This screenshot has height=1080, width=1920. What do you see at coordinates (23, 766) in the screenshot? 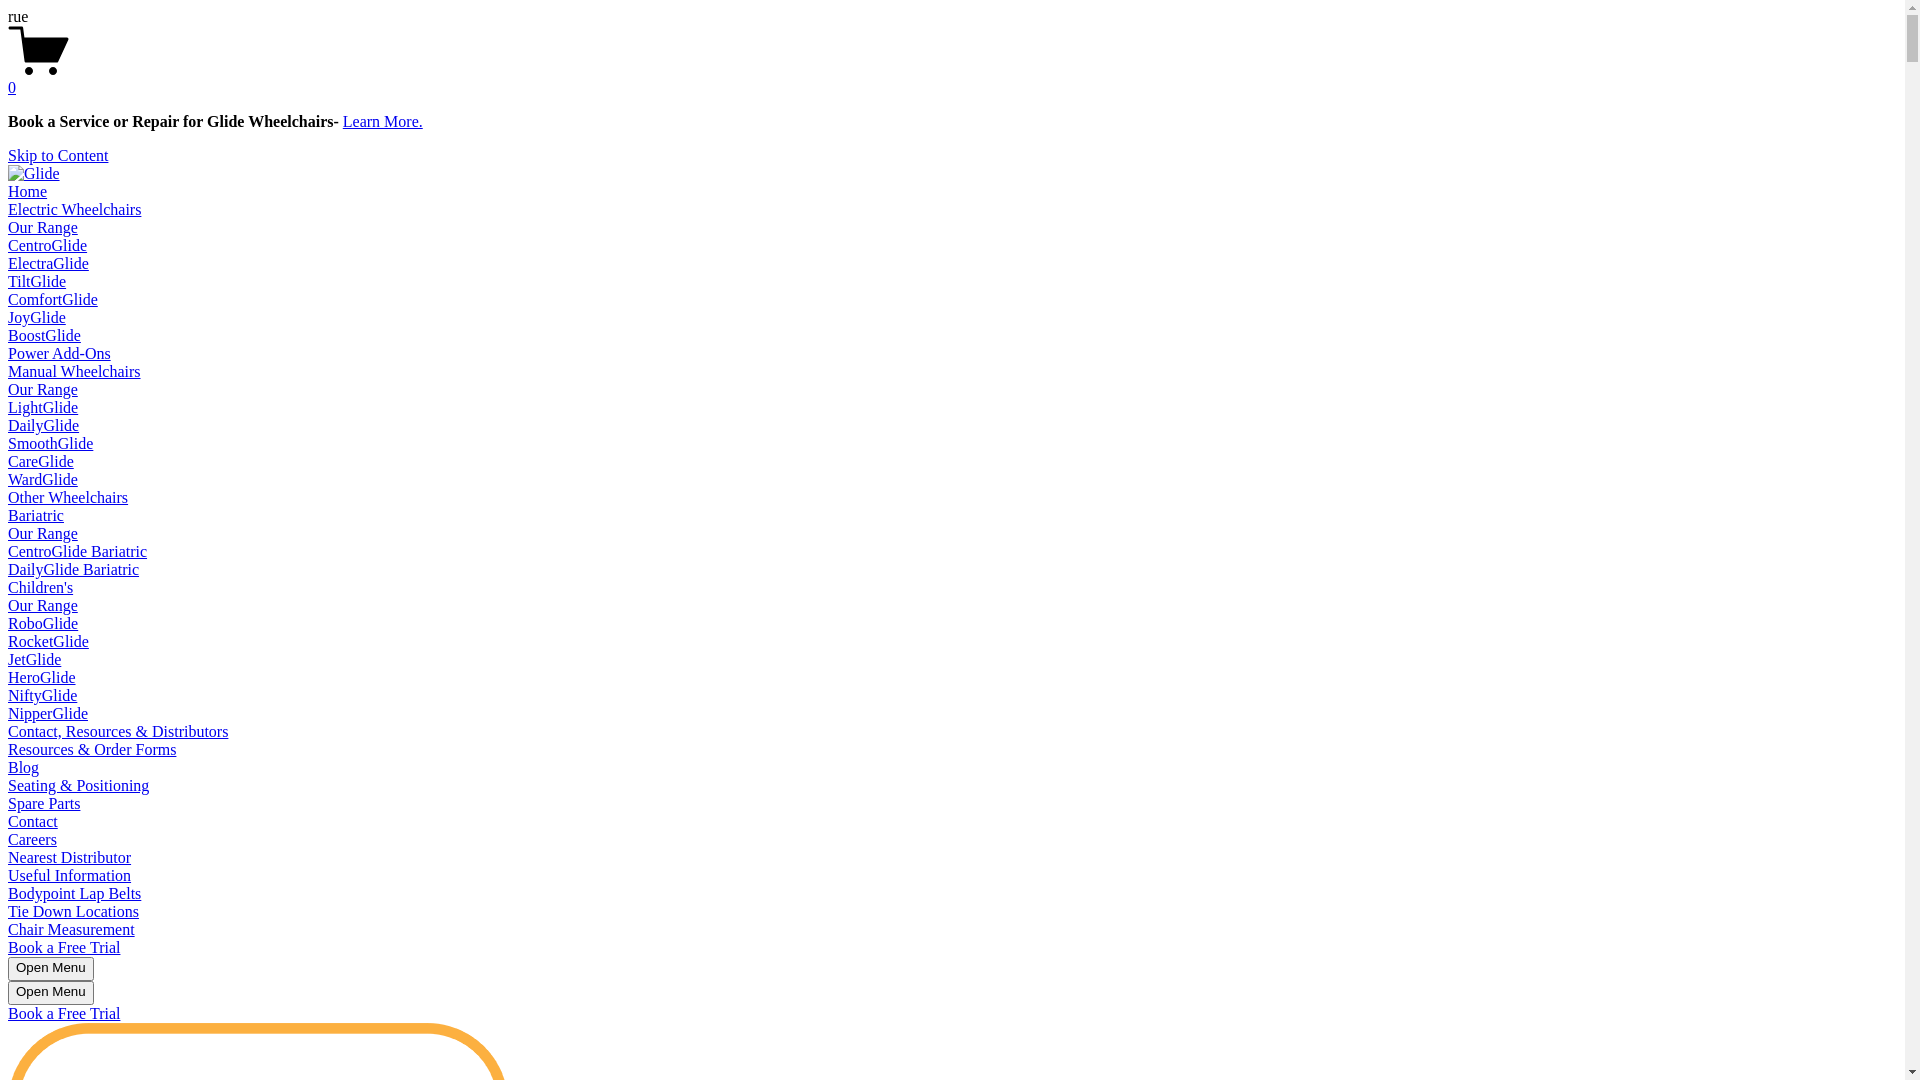
I see `'Blog'` at bounding box center [23, 766].